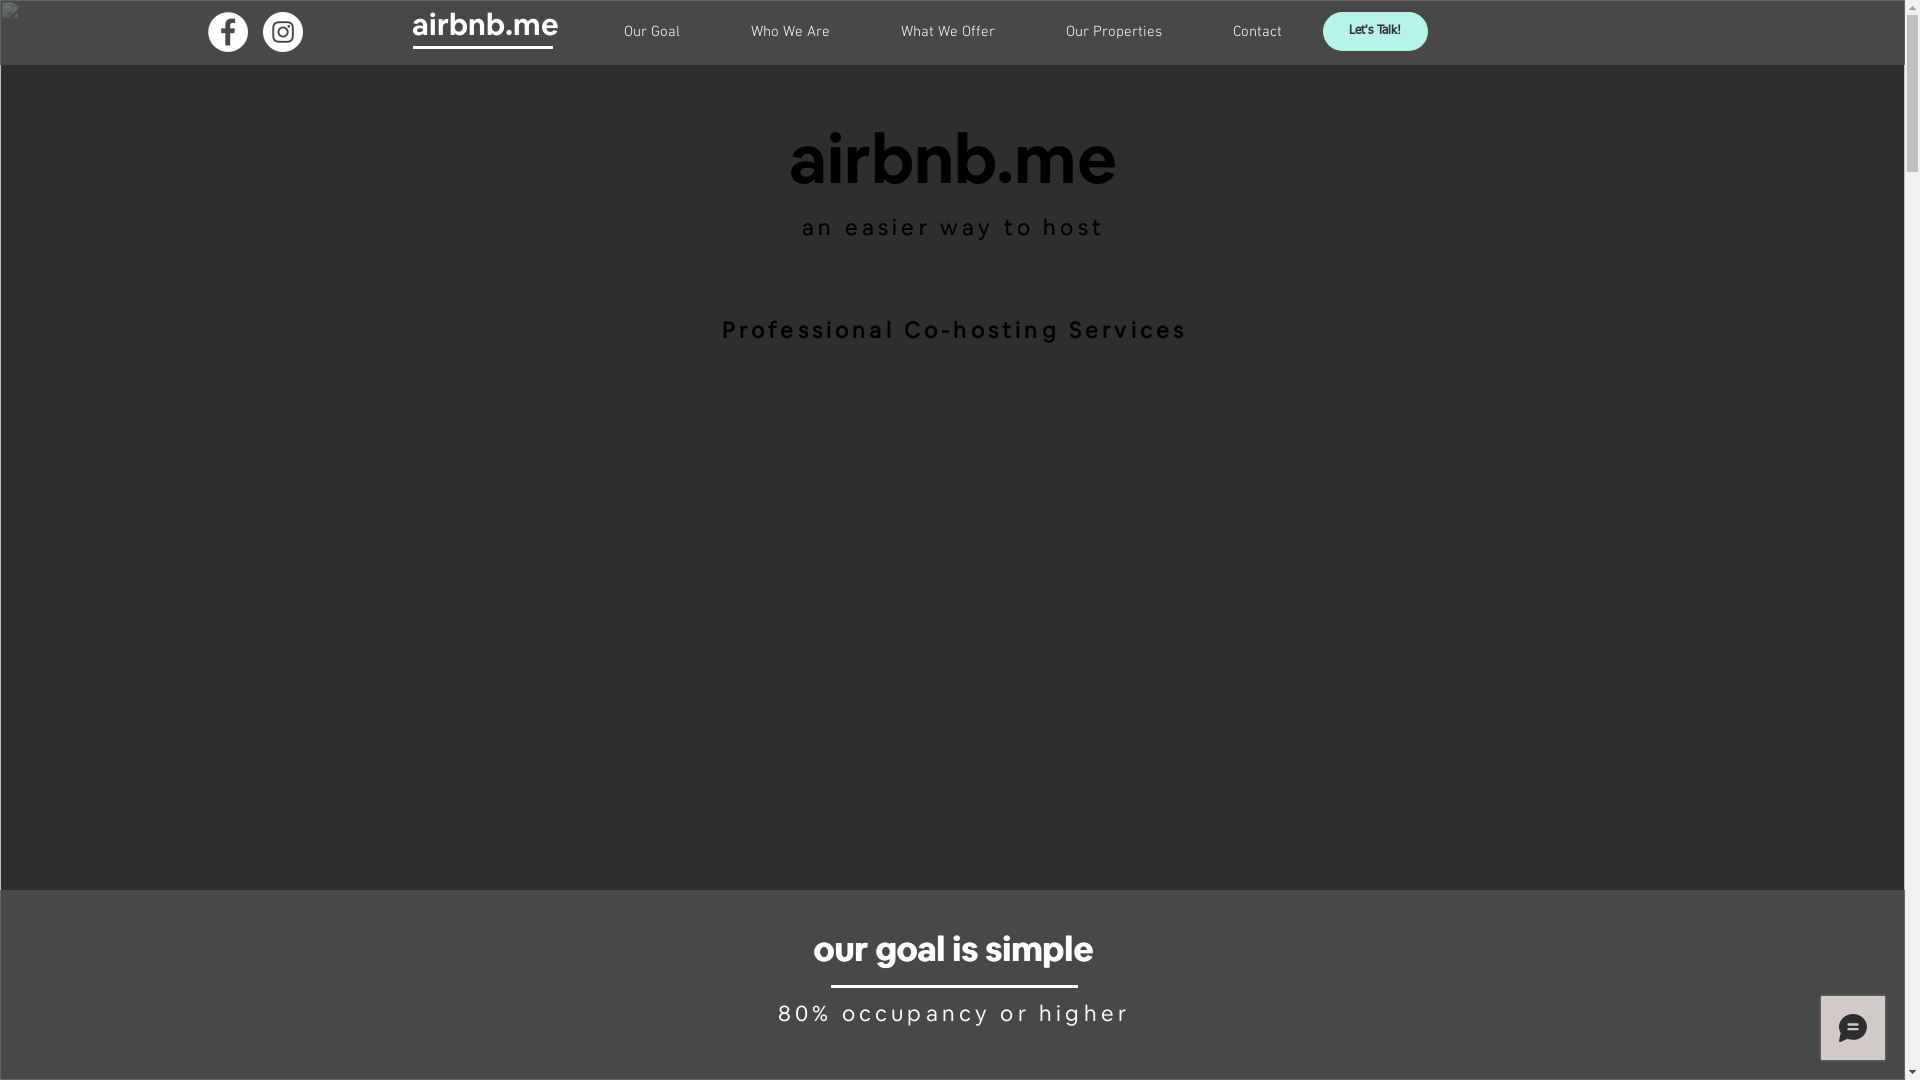 This screenshot has width=1920, height=1080. What do you see at coordinates (1373, 31) in the screenshot?
I see `'Let's Talk!'` at bounding box center [1373, 31].